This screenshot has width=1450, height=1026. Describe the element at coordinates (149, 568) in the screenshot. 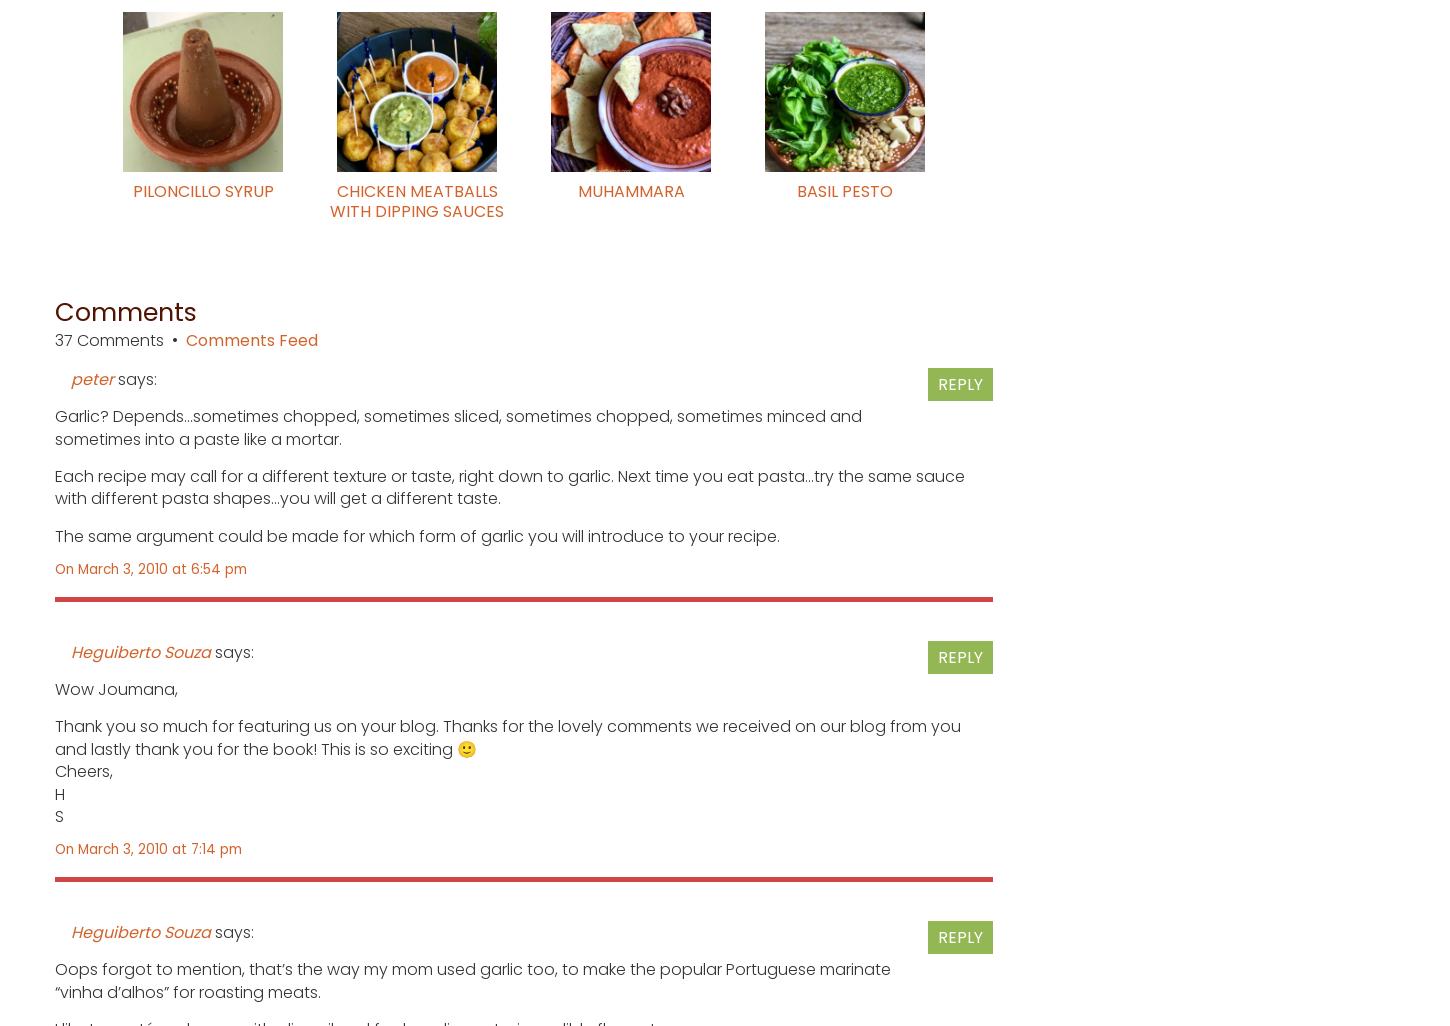

I see `'On March 3, 2010 at 6:54 pm'` at that location.